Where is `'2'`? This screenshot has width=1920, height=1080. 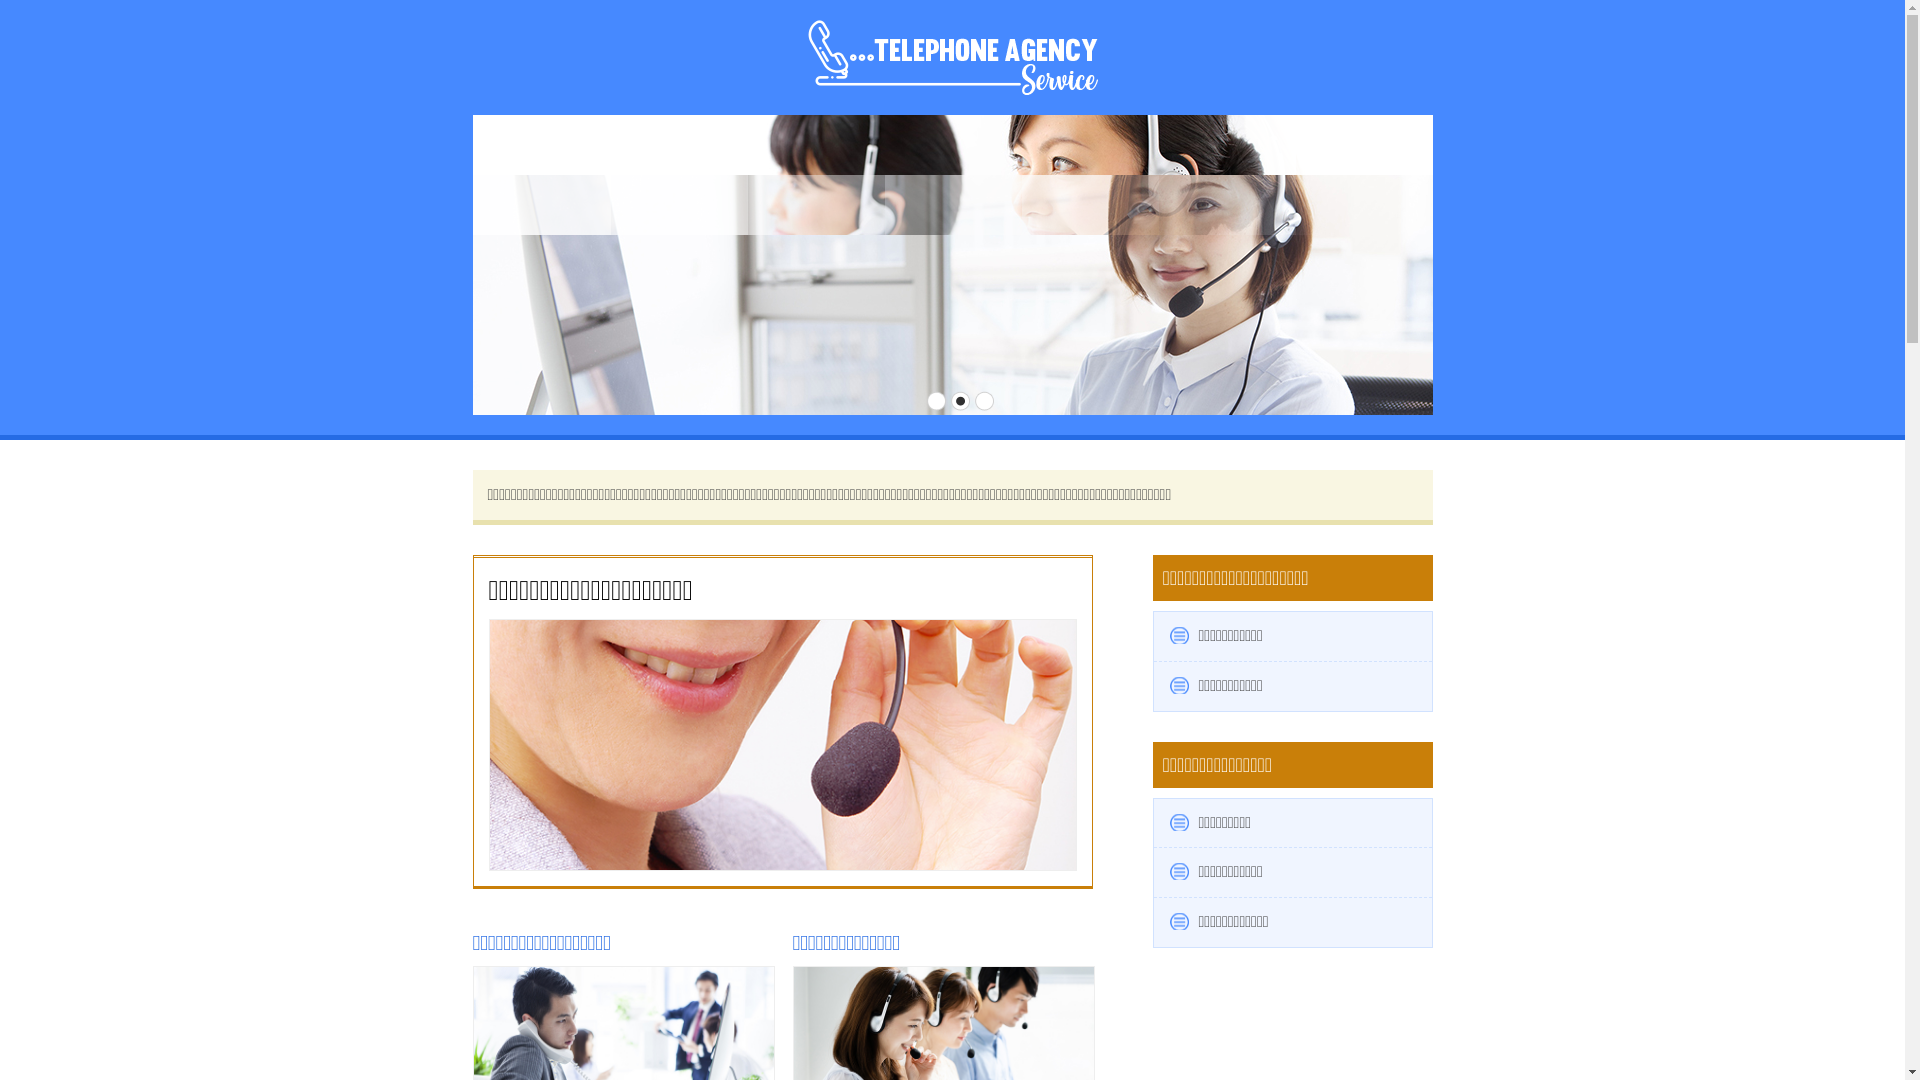
'2' is located at coordinates (949, 401).